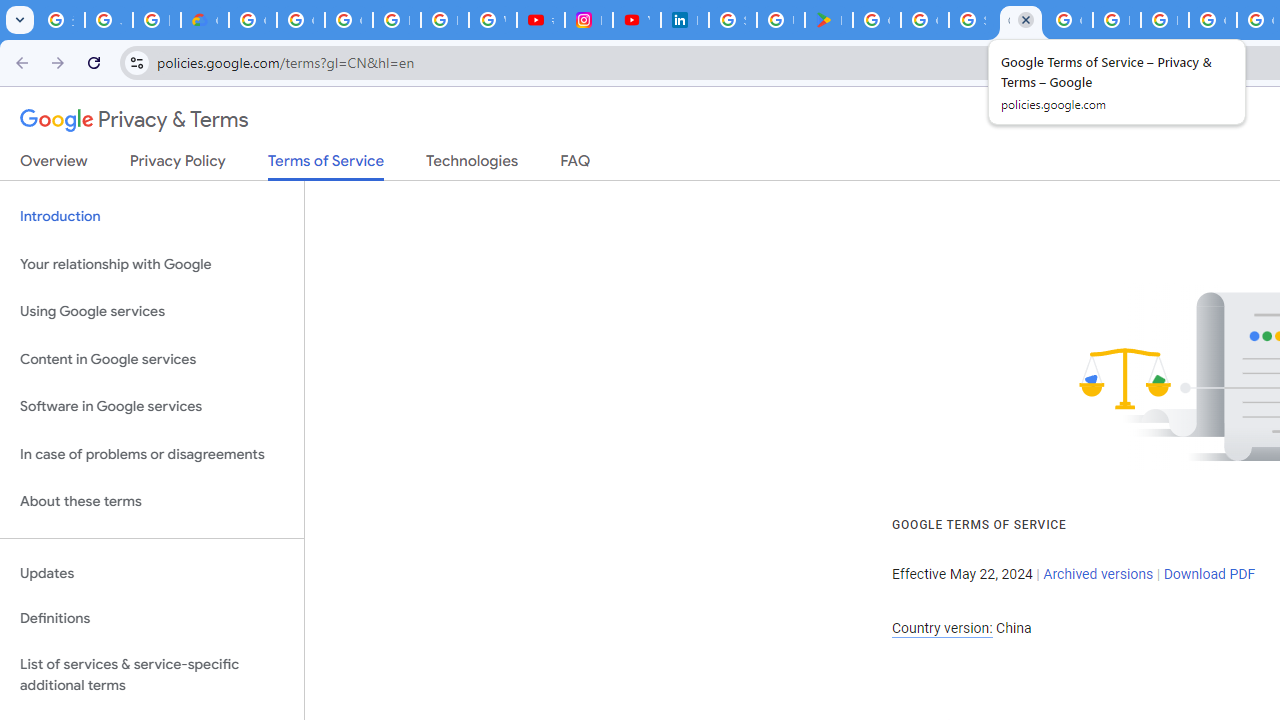 This screenshot has height=720, width=1280. Describe the element at coordinates (941, 627) in the screenshot. I see `'Country version:'` at that location.